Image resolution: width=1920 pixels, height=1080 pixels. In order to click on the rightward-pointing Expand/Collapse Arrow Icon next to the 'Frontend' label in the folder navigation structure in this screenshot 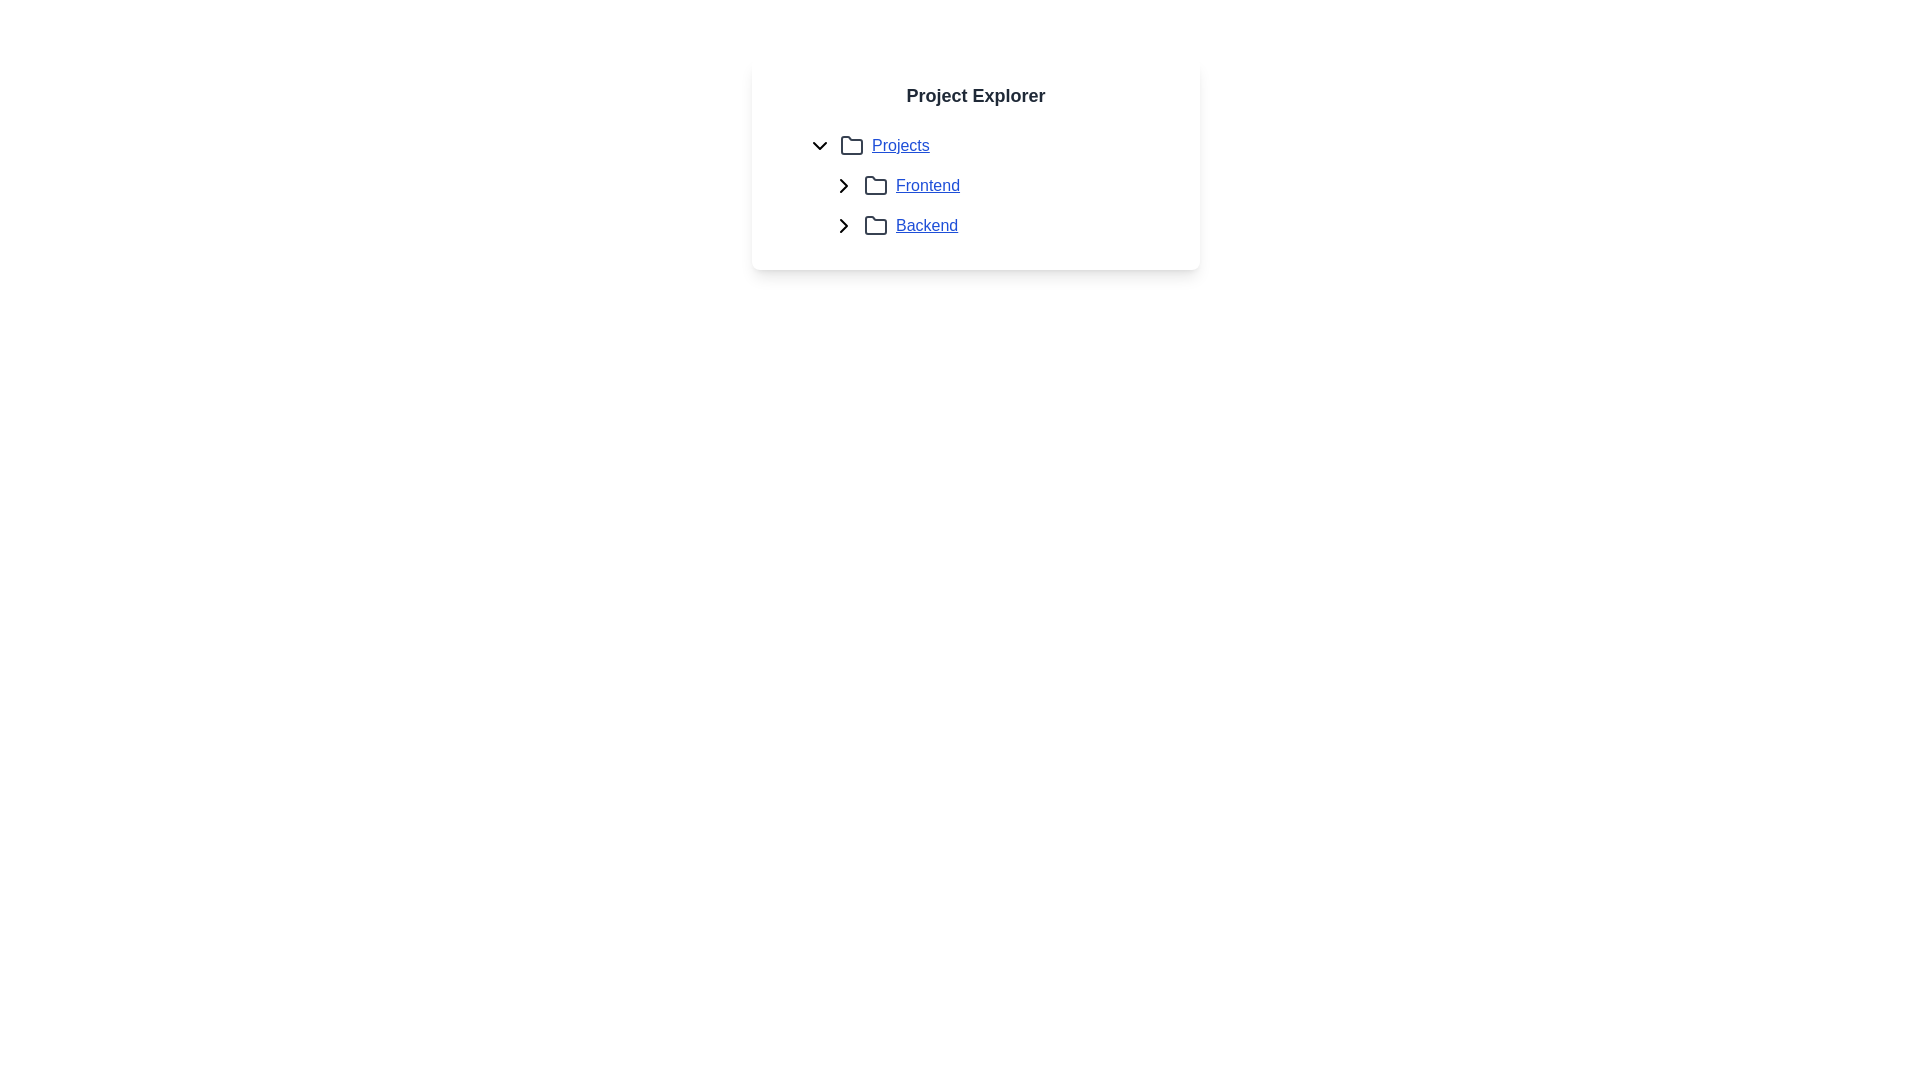, I will do `click(844, 225)`.